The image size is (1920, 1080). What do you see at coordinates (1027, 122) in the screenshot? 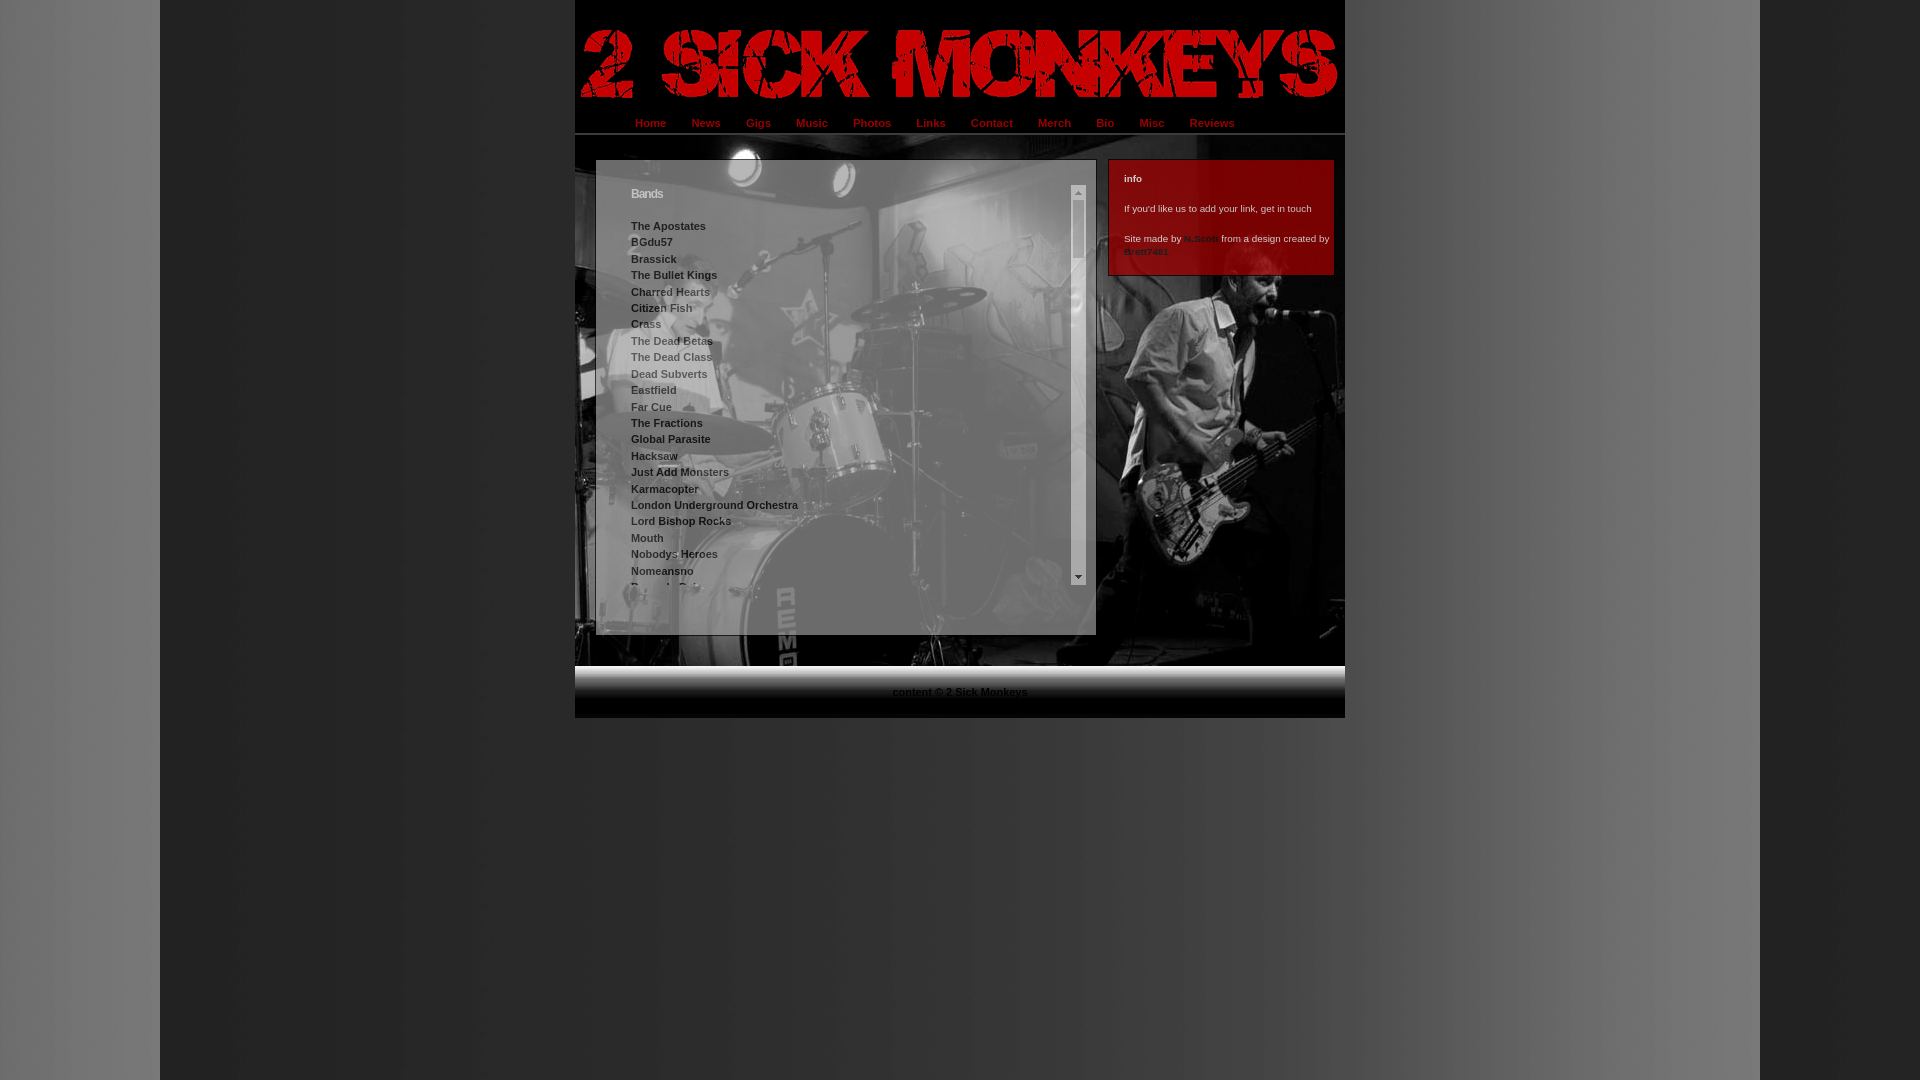
I see `'Merch'` at bounding box center [1027, 122].